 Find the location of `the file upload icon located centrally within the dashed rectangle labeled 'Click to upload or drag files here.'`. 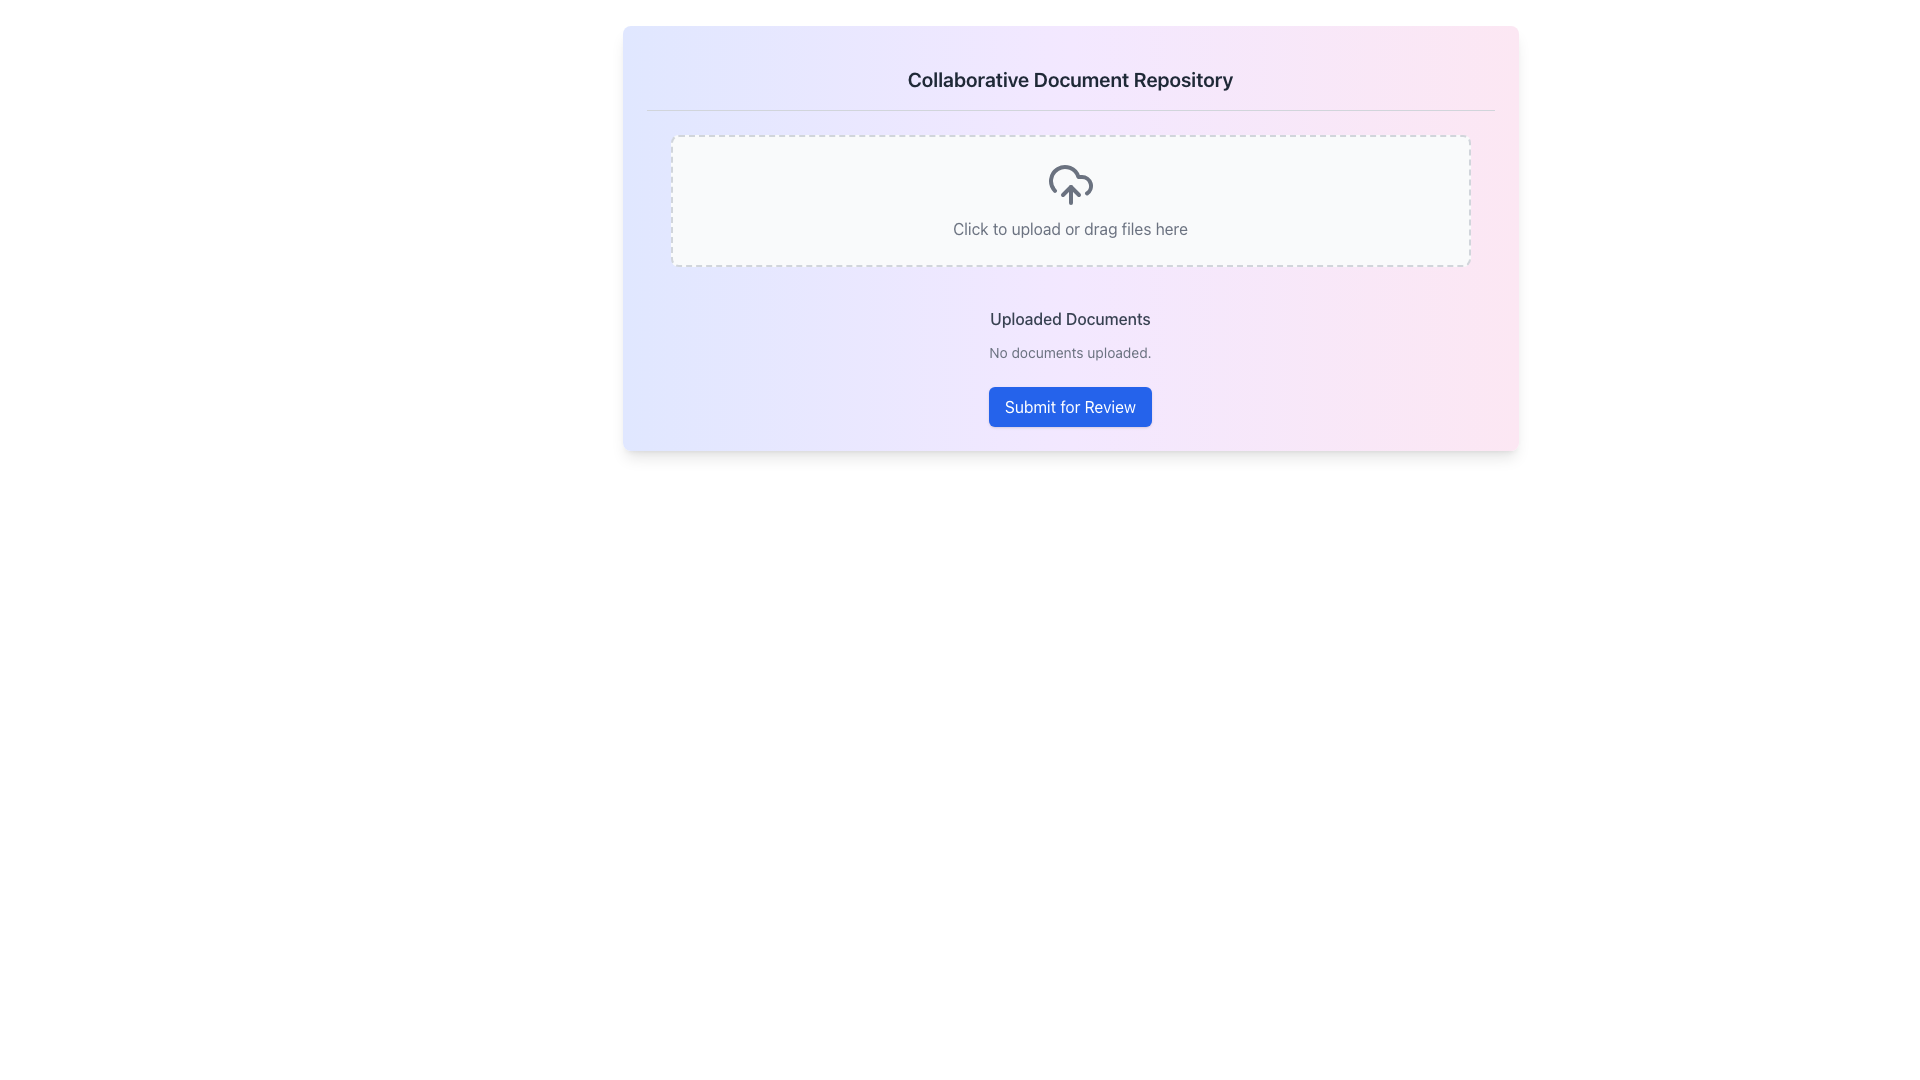

the file upload icon located centrally within the dashed rectangle labeled 'Click to upload or drag files here.' is located at coordinates (1069, 185).